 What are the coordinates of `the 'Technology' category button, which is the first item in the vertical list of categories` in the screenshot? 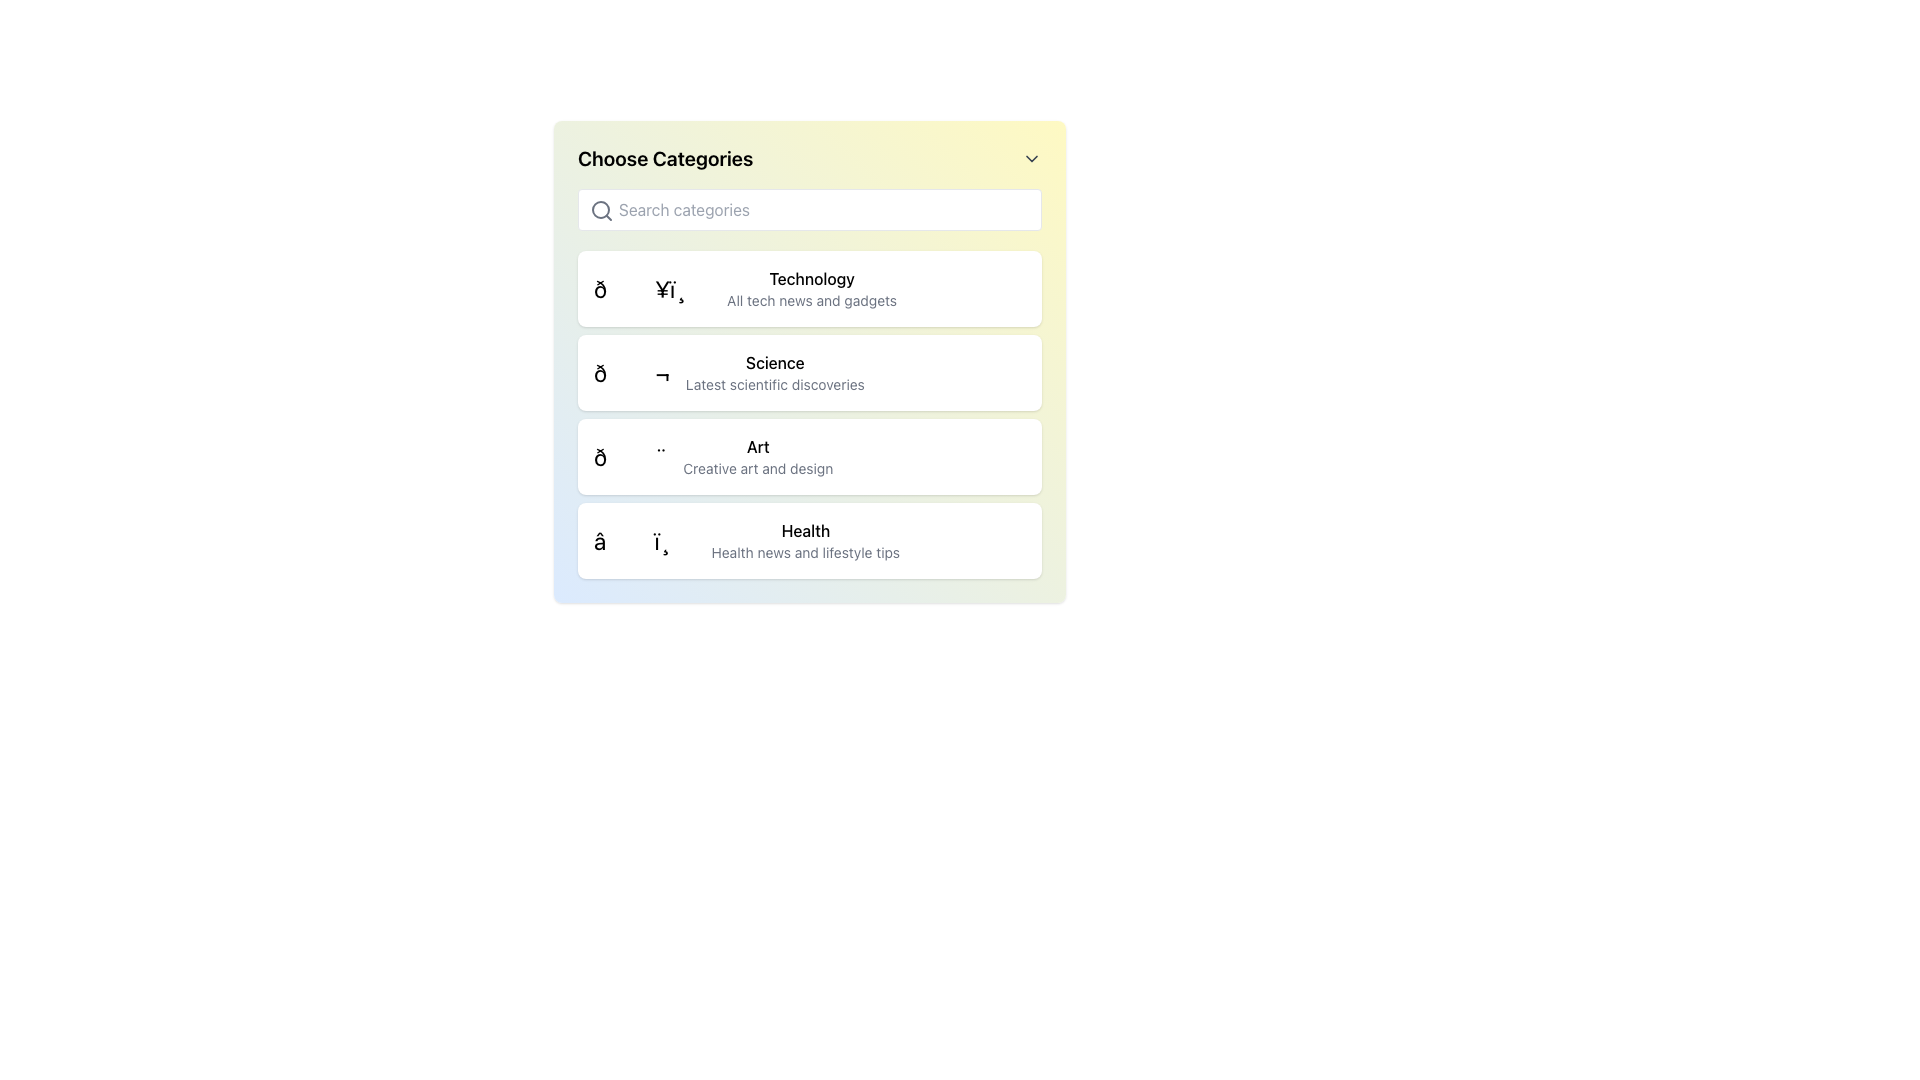 It's located at (810, 289).